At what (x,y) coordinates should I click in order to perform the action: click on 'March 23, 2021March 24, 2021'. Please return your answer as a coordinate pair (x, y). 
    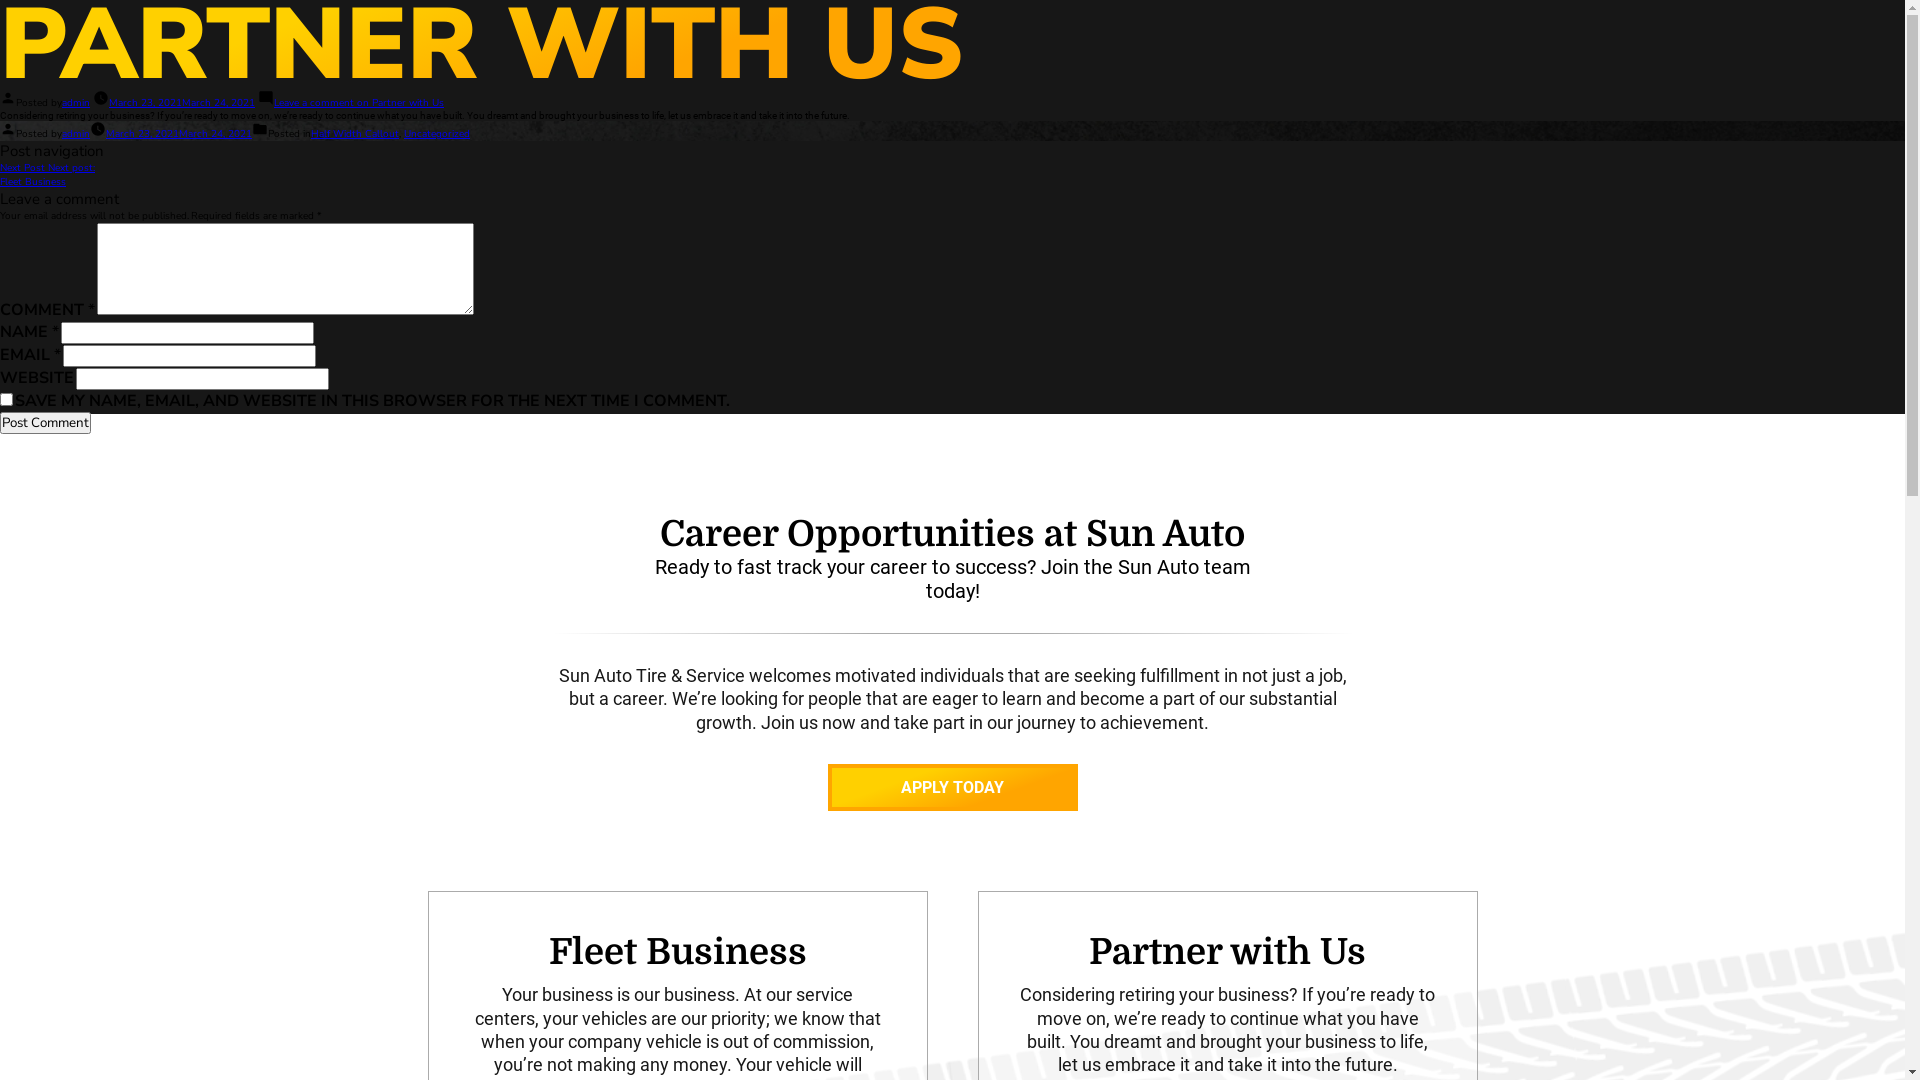
    Looking at the image, I should click on (178, 134).